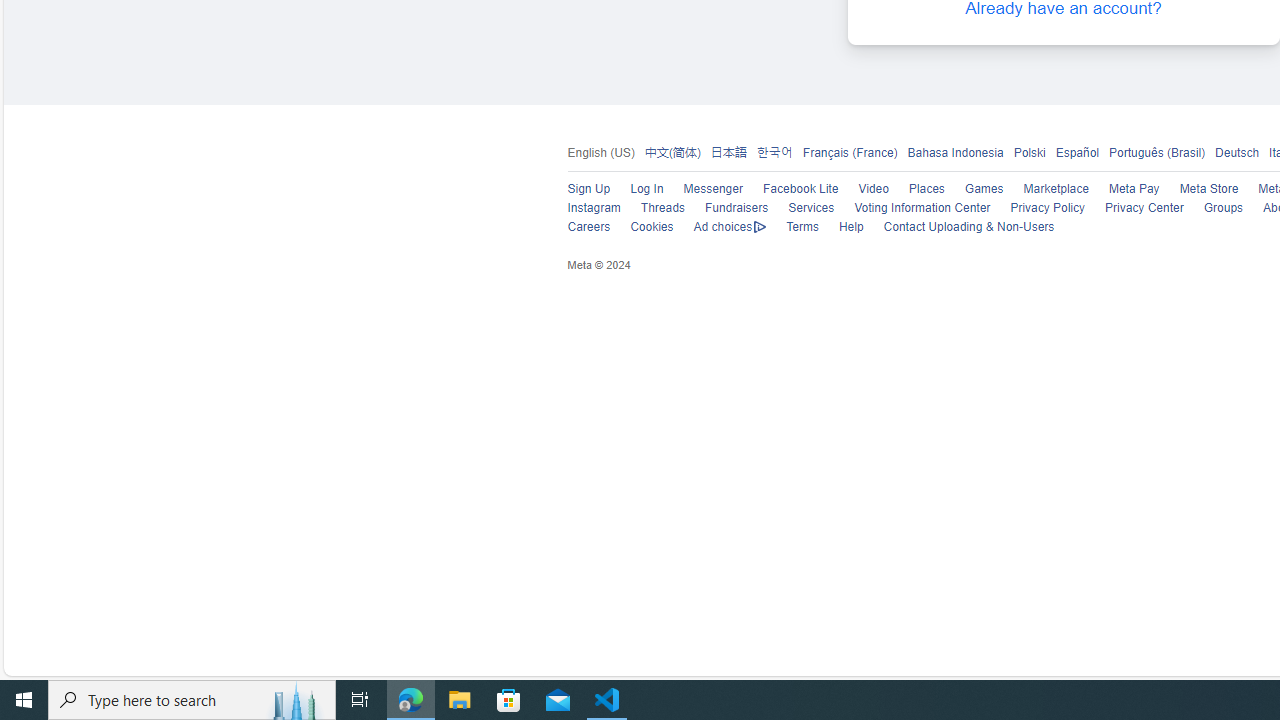 This screenshot has width=1280, height=720. What do you see at coordinates (1144, 208) in the screenshot?
I see `'Privacy Center'` at bounding box center [1144, 208].